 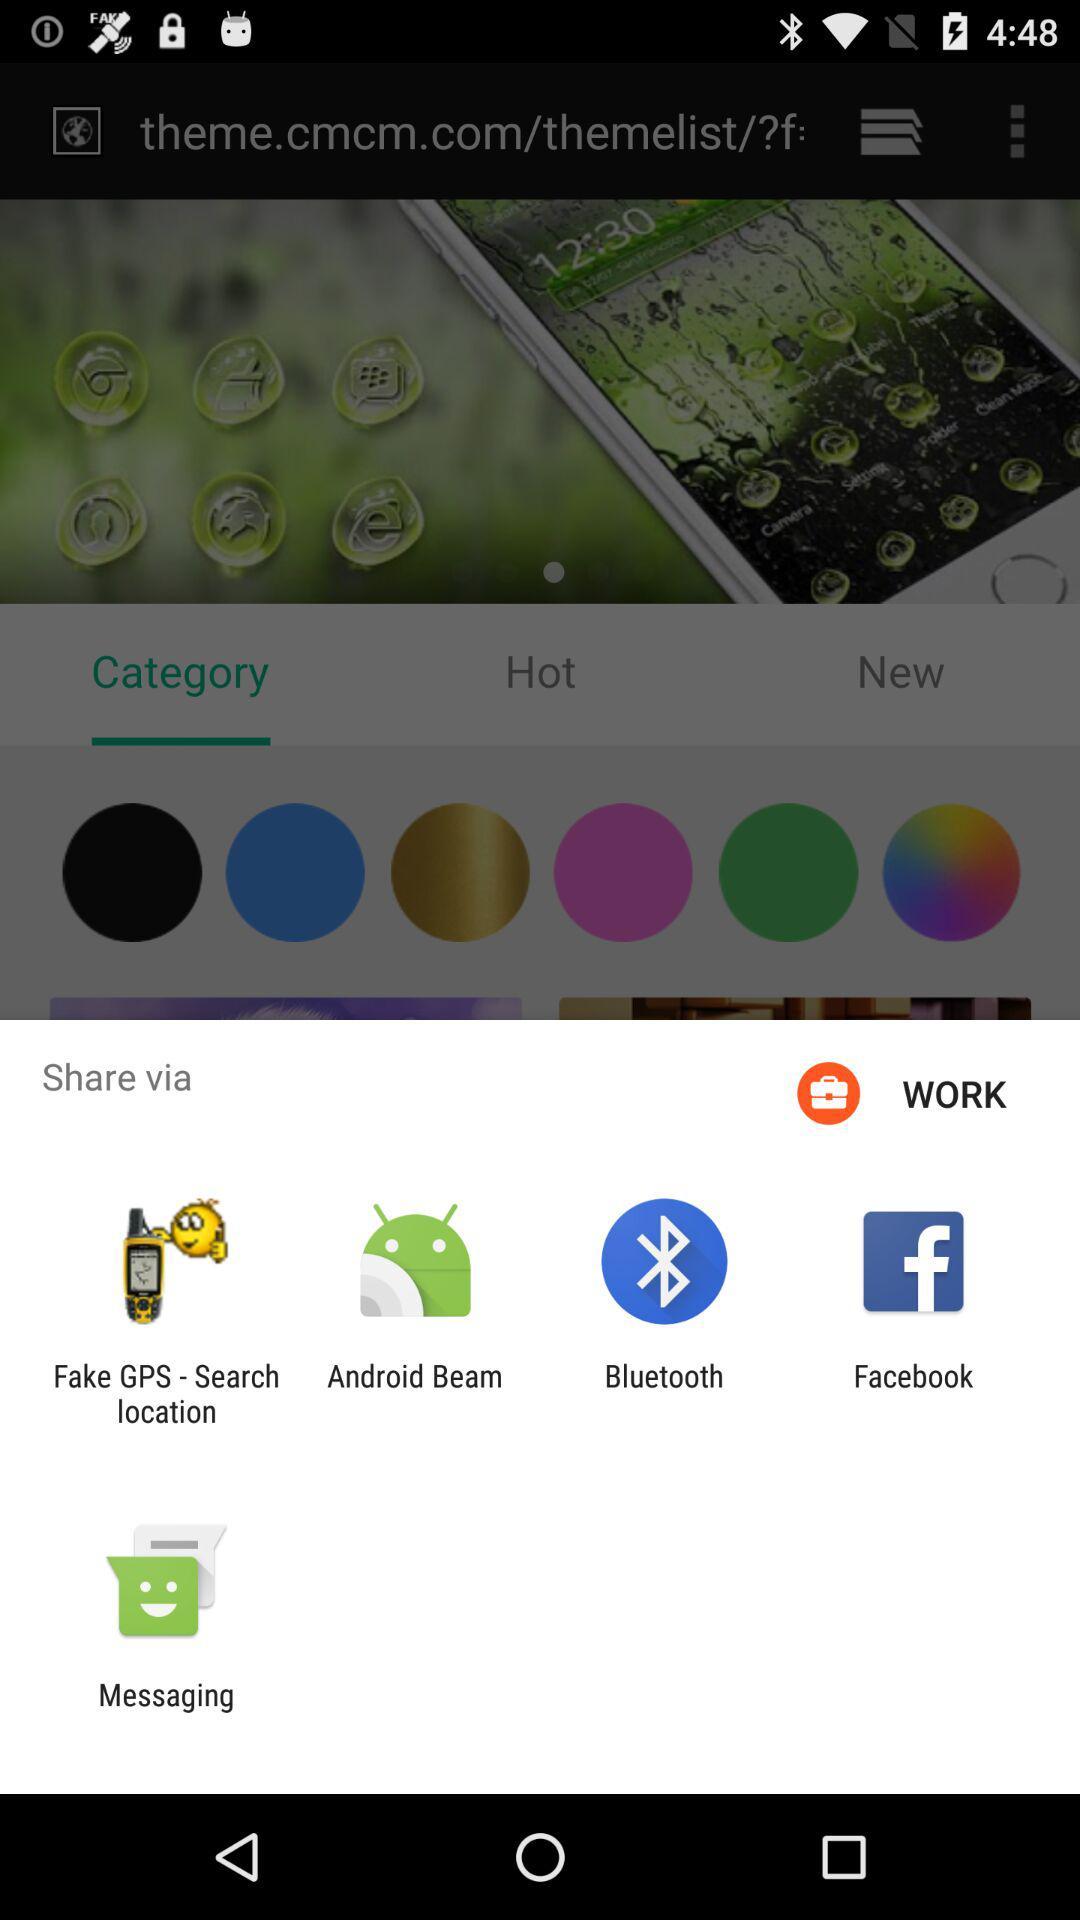 What do you see at coordinates (414, 1392) in the screenshot?
I see `app next to bluetooth item` at bounding box center [414, 1392].